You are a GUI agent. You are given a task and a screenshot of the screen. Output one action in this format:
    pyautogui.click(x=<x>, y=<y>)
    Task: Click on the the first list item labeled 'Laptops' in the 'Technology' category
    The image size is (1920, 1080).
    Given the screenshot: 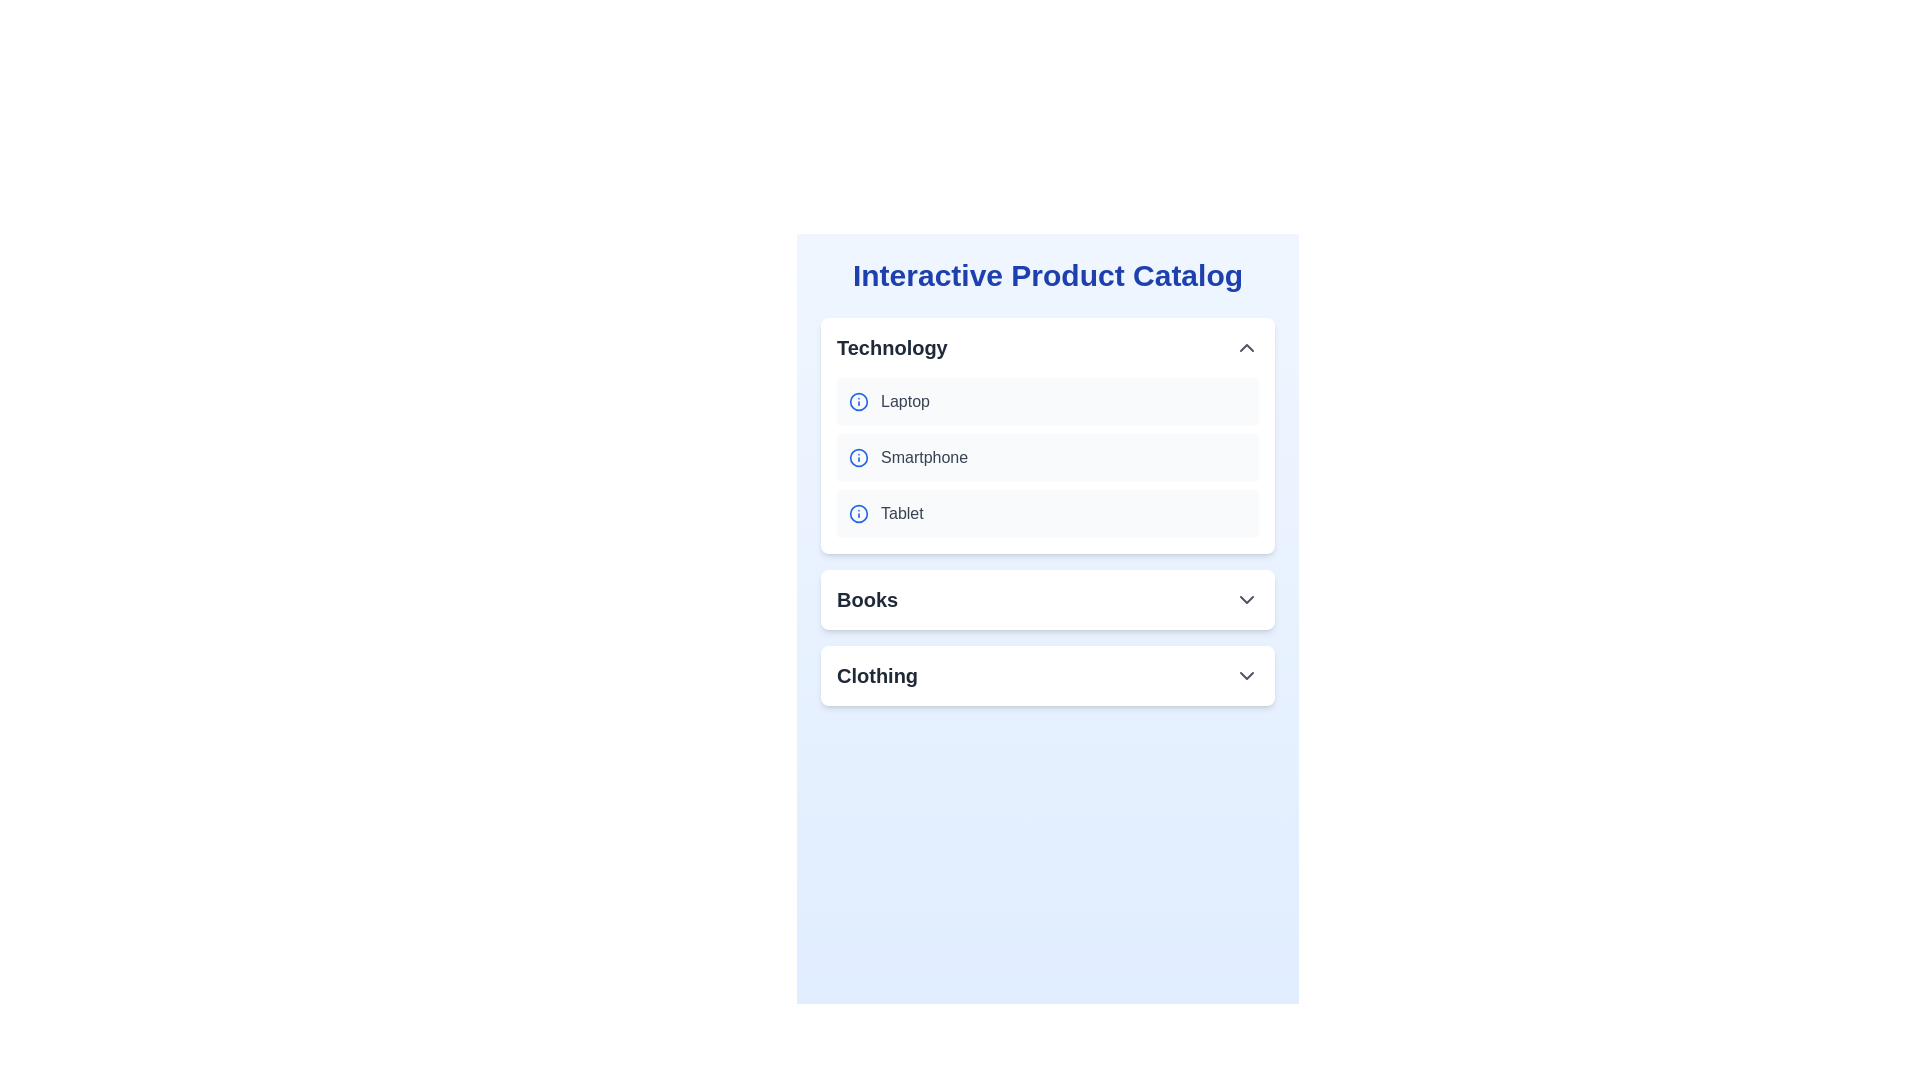 What is the action you would take?
    pyautogui.click(x=1046, y=401)
    